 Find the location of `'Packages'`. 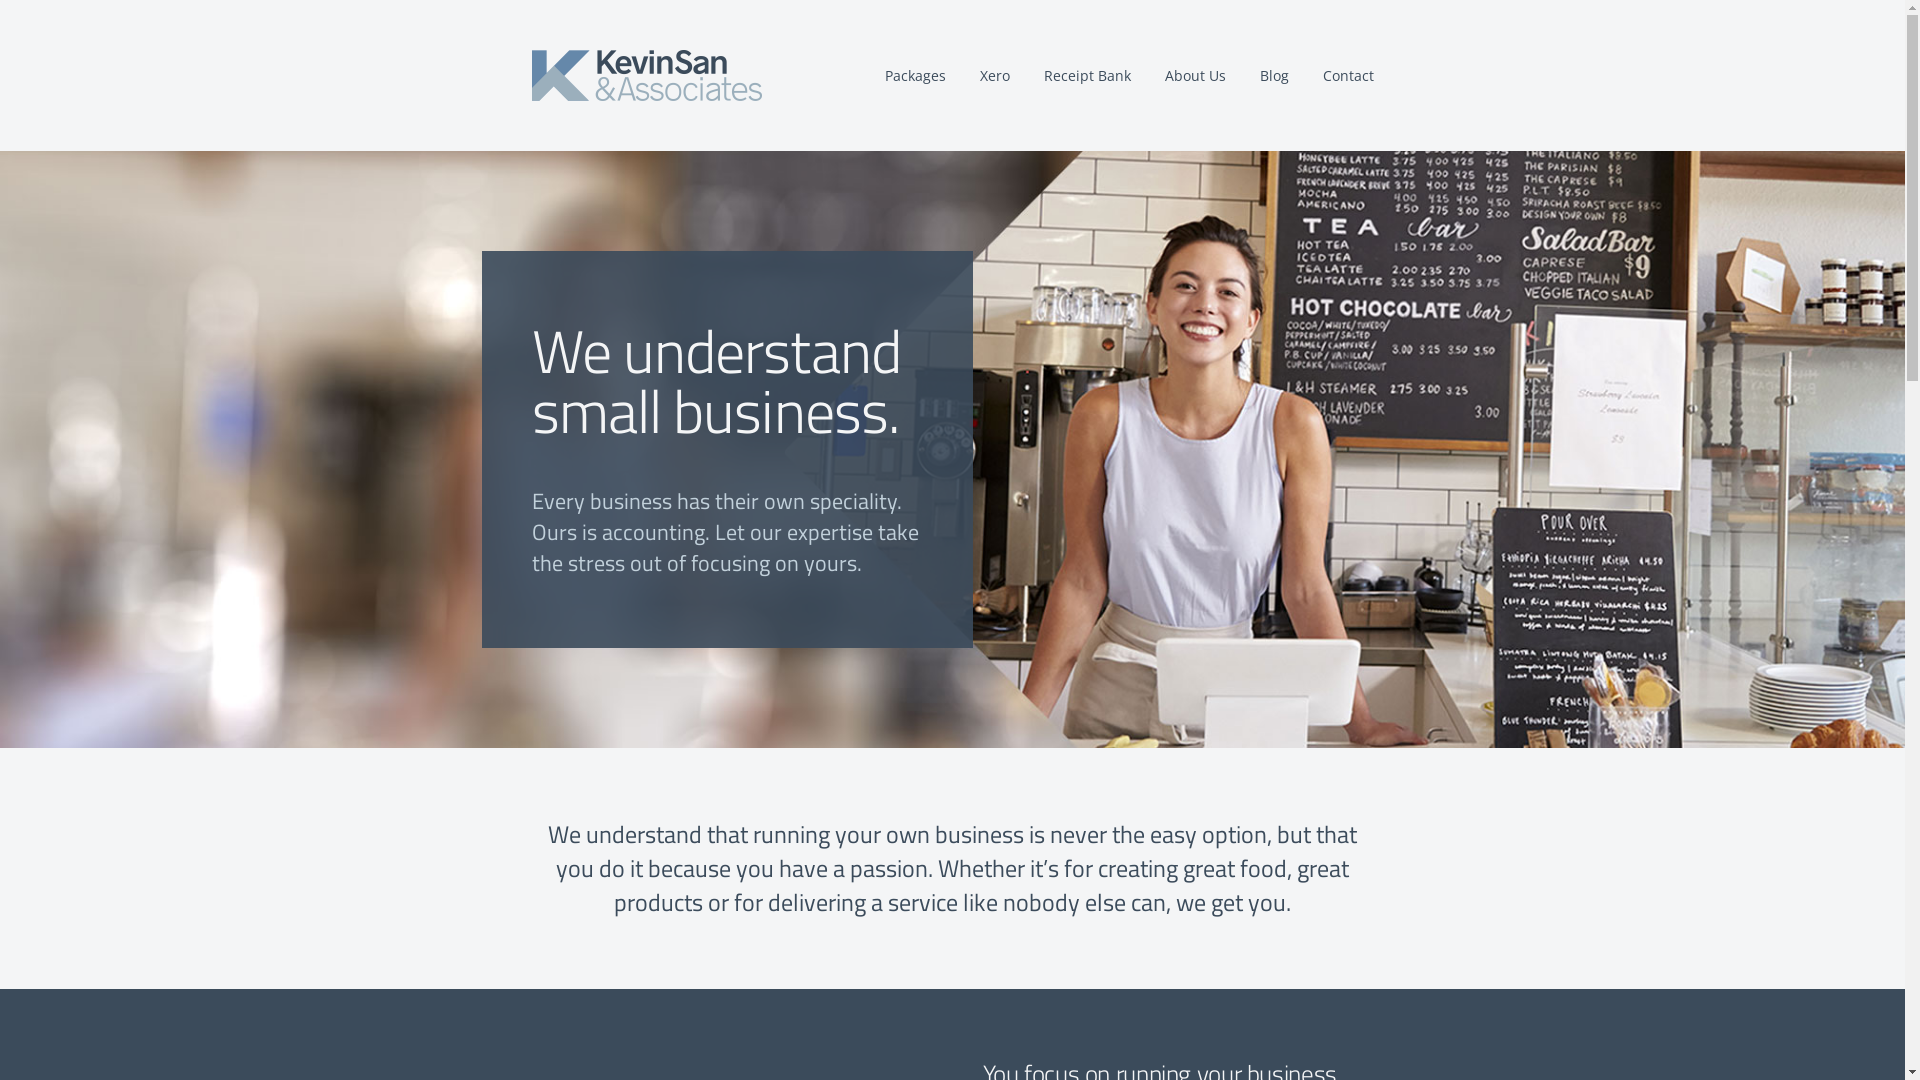

'Packages' is located at coordinates (913, 74).